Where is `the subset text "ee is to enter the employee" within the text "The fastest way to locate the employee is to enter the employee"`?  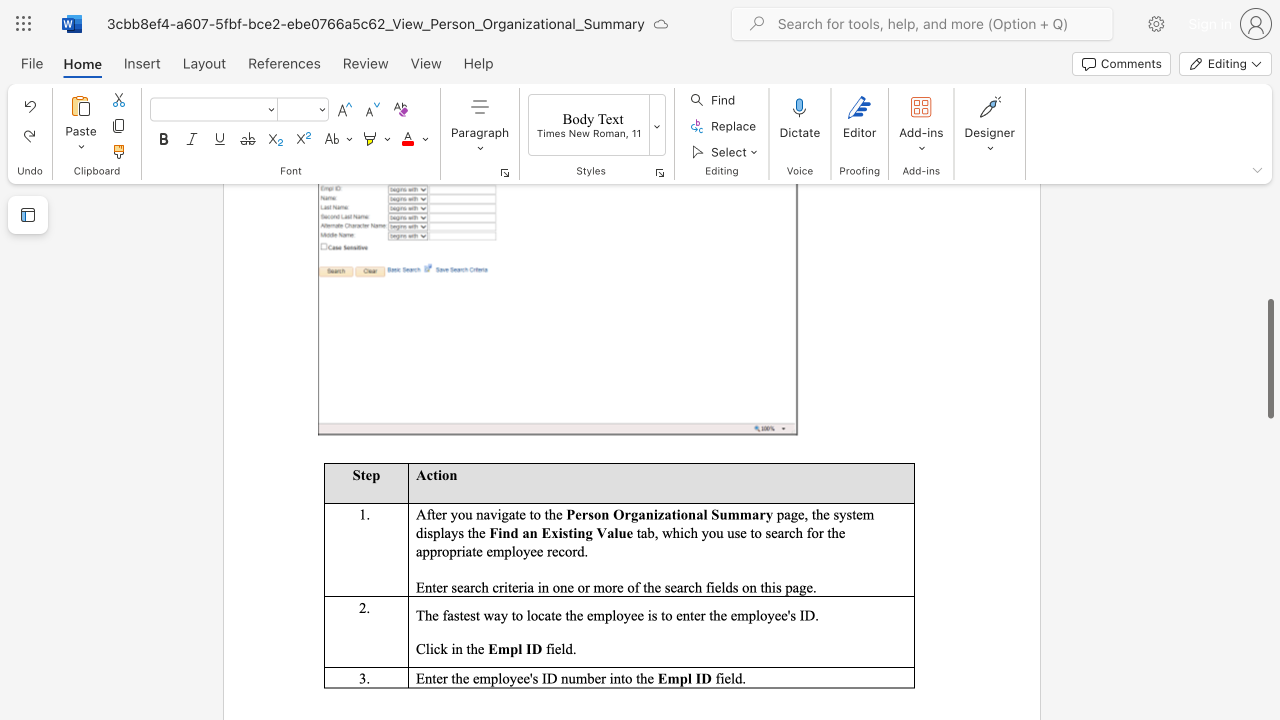
the subset text "ee is to enter the employee" within the text "The fastest way to locate the employee is to enter the employee" is located at coordinates (630, 614).